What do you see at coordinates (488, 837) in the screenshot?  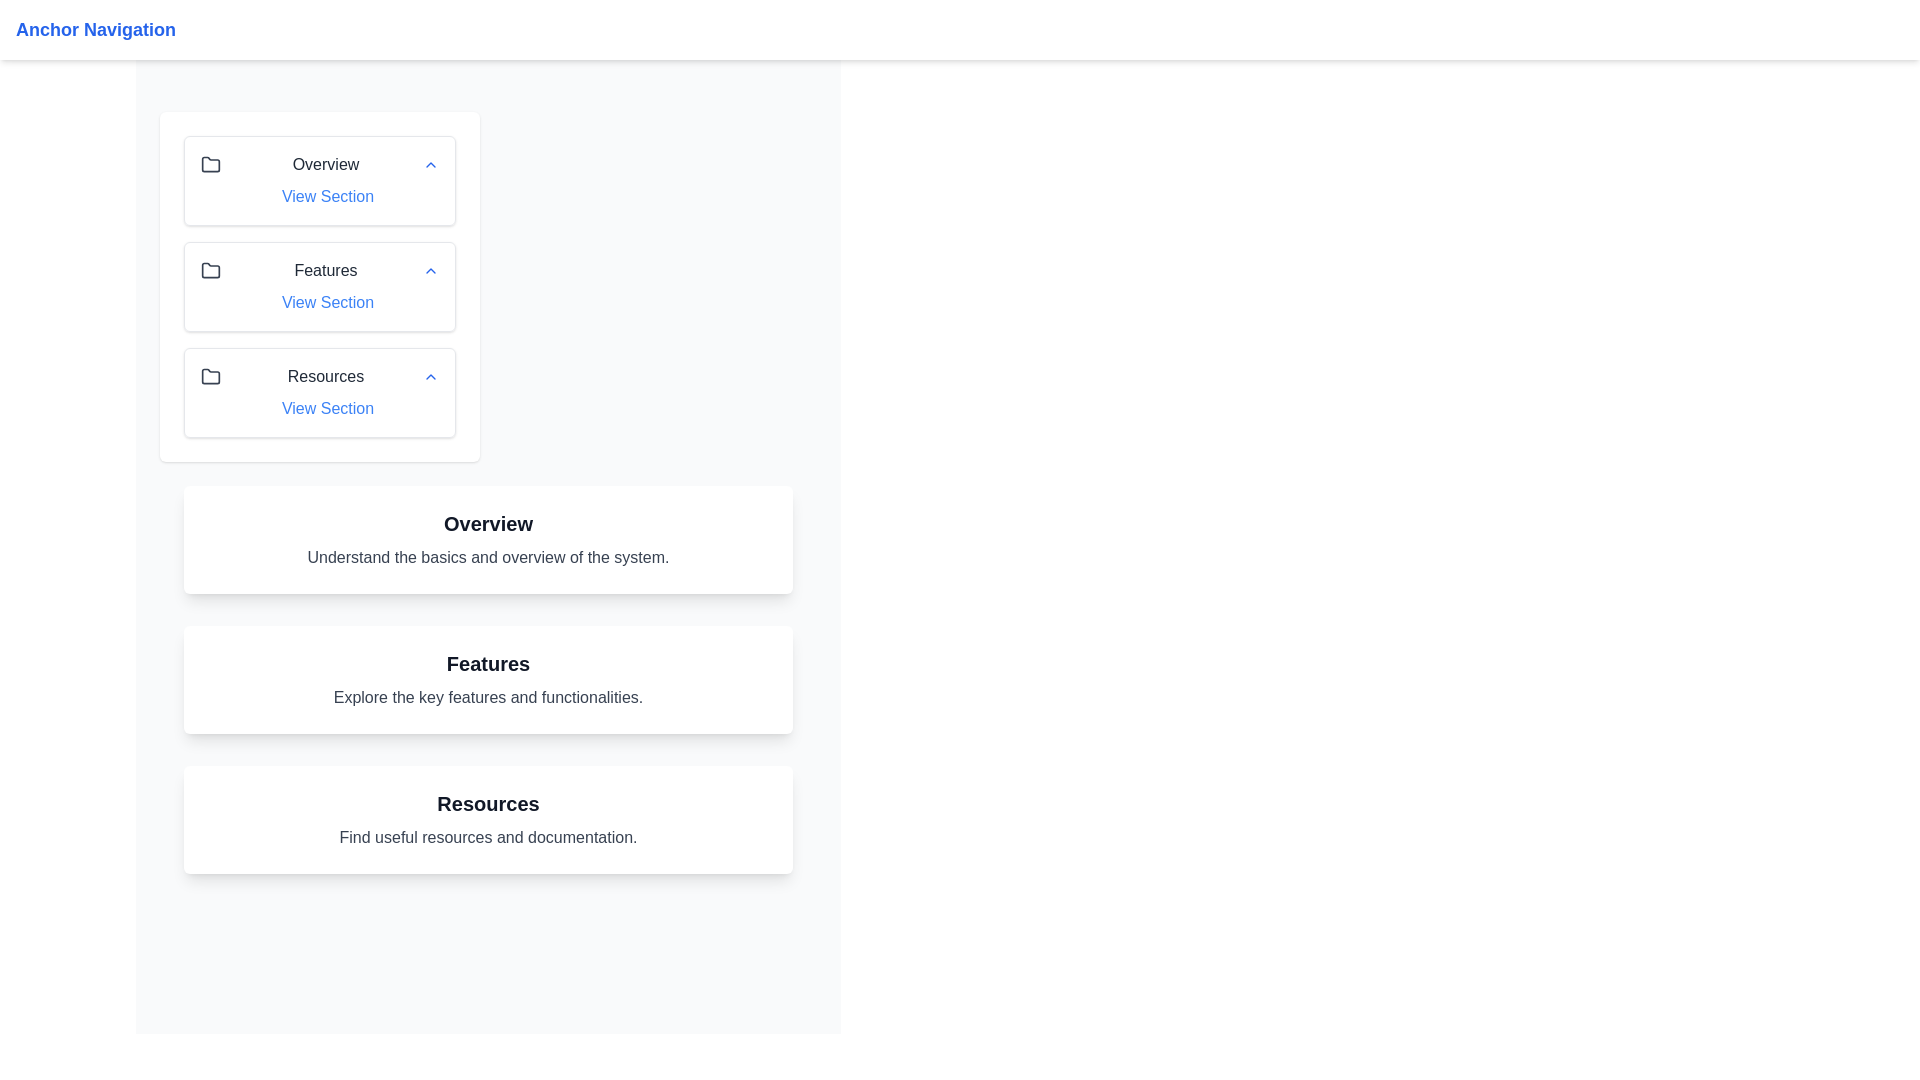 I see `the supplementary information label located directly below the 'Resources' heading within the third card in the vertical list of cards` at bounding box center [488, 837].